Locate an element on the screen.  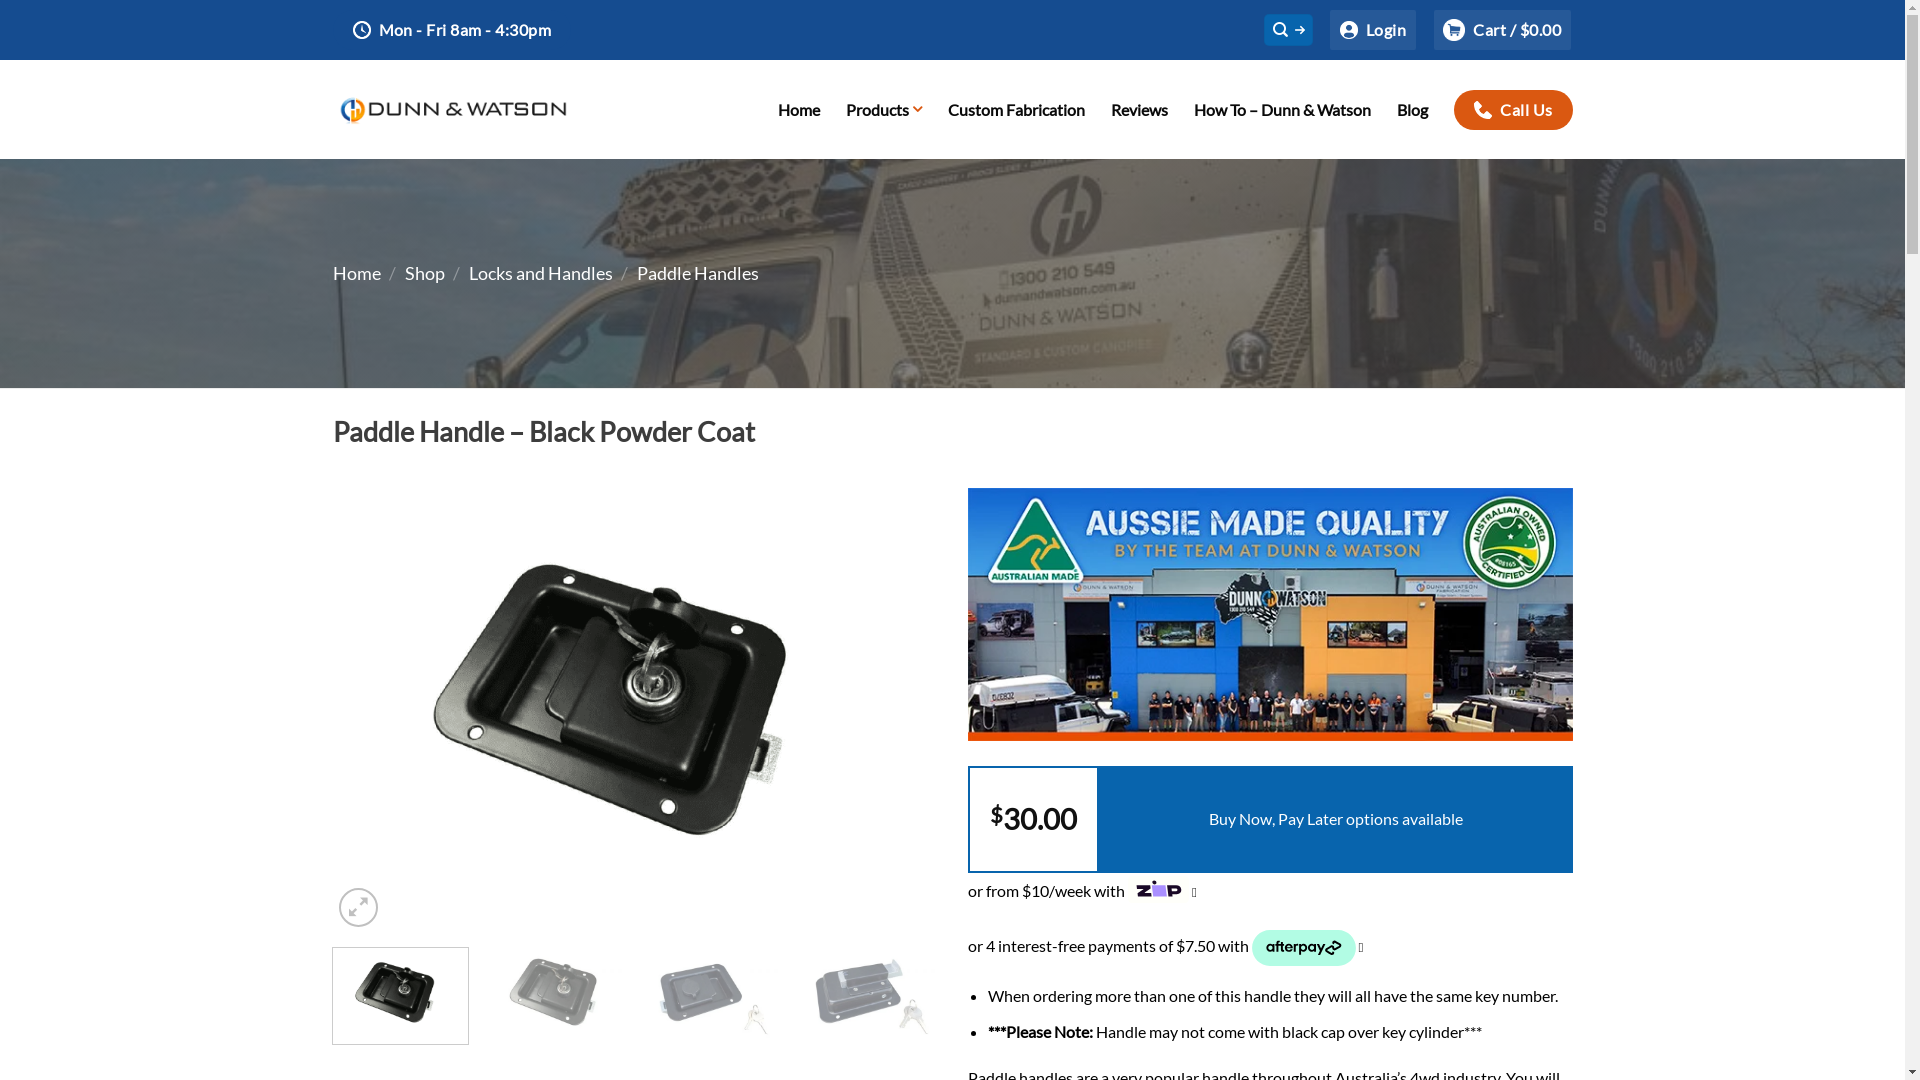
'Reviews' is located at coordinates (1139, 110).